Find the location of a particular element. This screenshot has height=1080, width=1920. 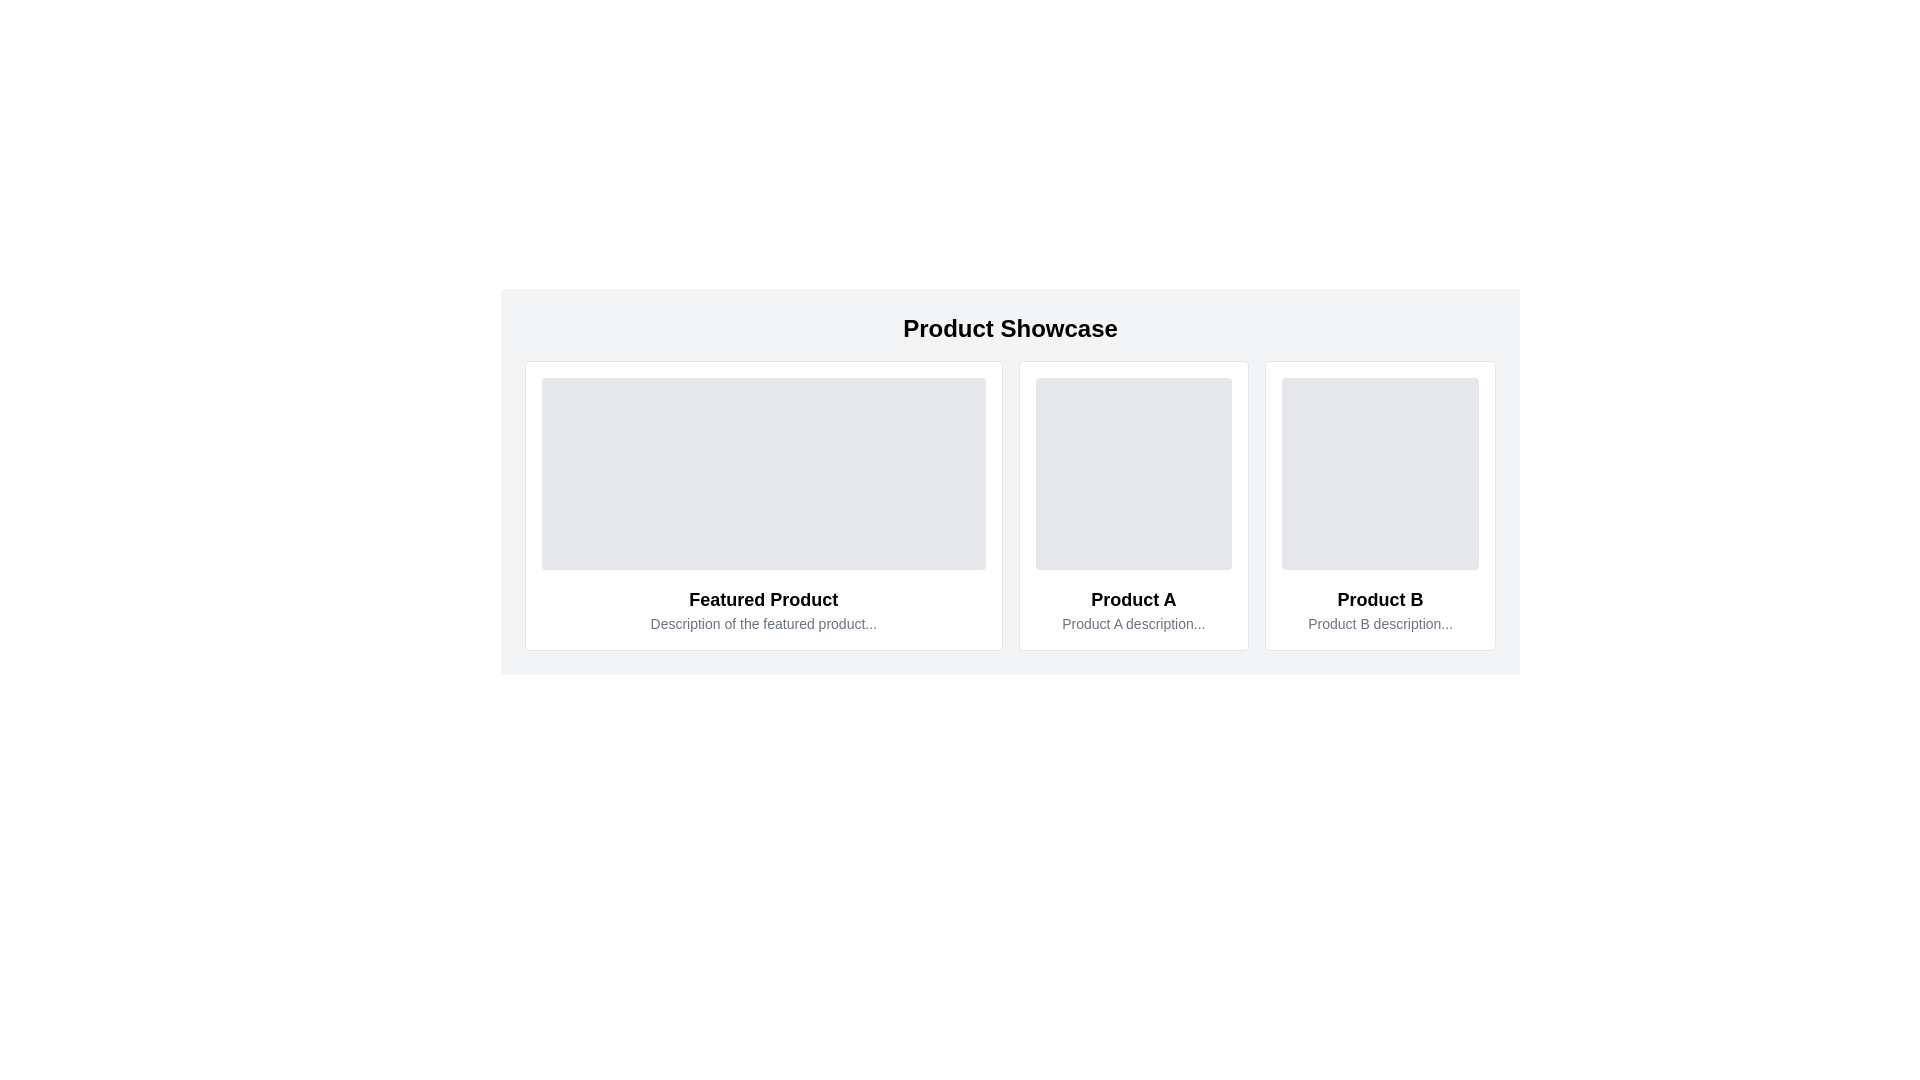

the informational text element that provides context about 'Product A', located within the card-style component beneath its title is located at coordinates (1133, 623).